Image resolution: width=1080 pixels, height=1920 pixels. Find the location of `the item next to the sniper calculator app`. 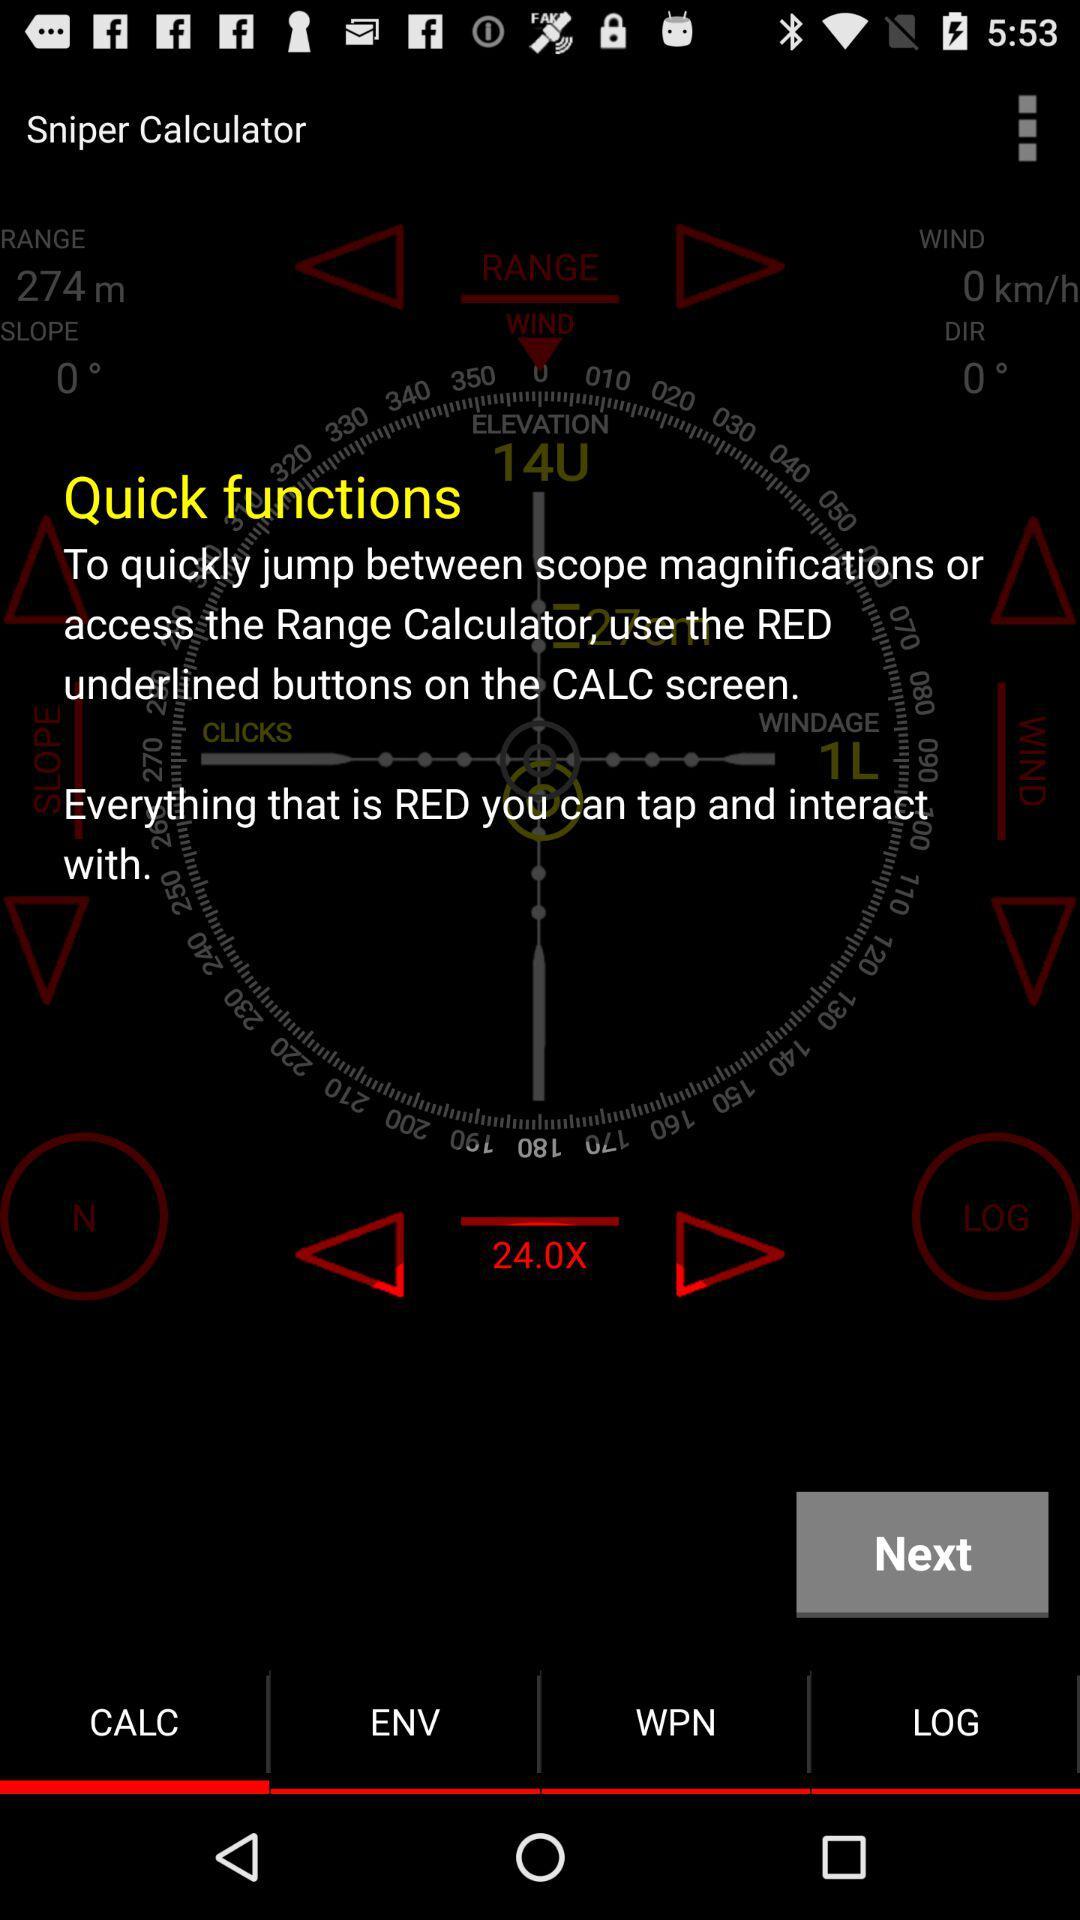

the item next to the sniper calculator app is located at coordinates (1027, 127).